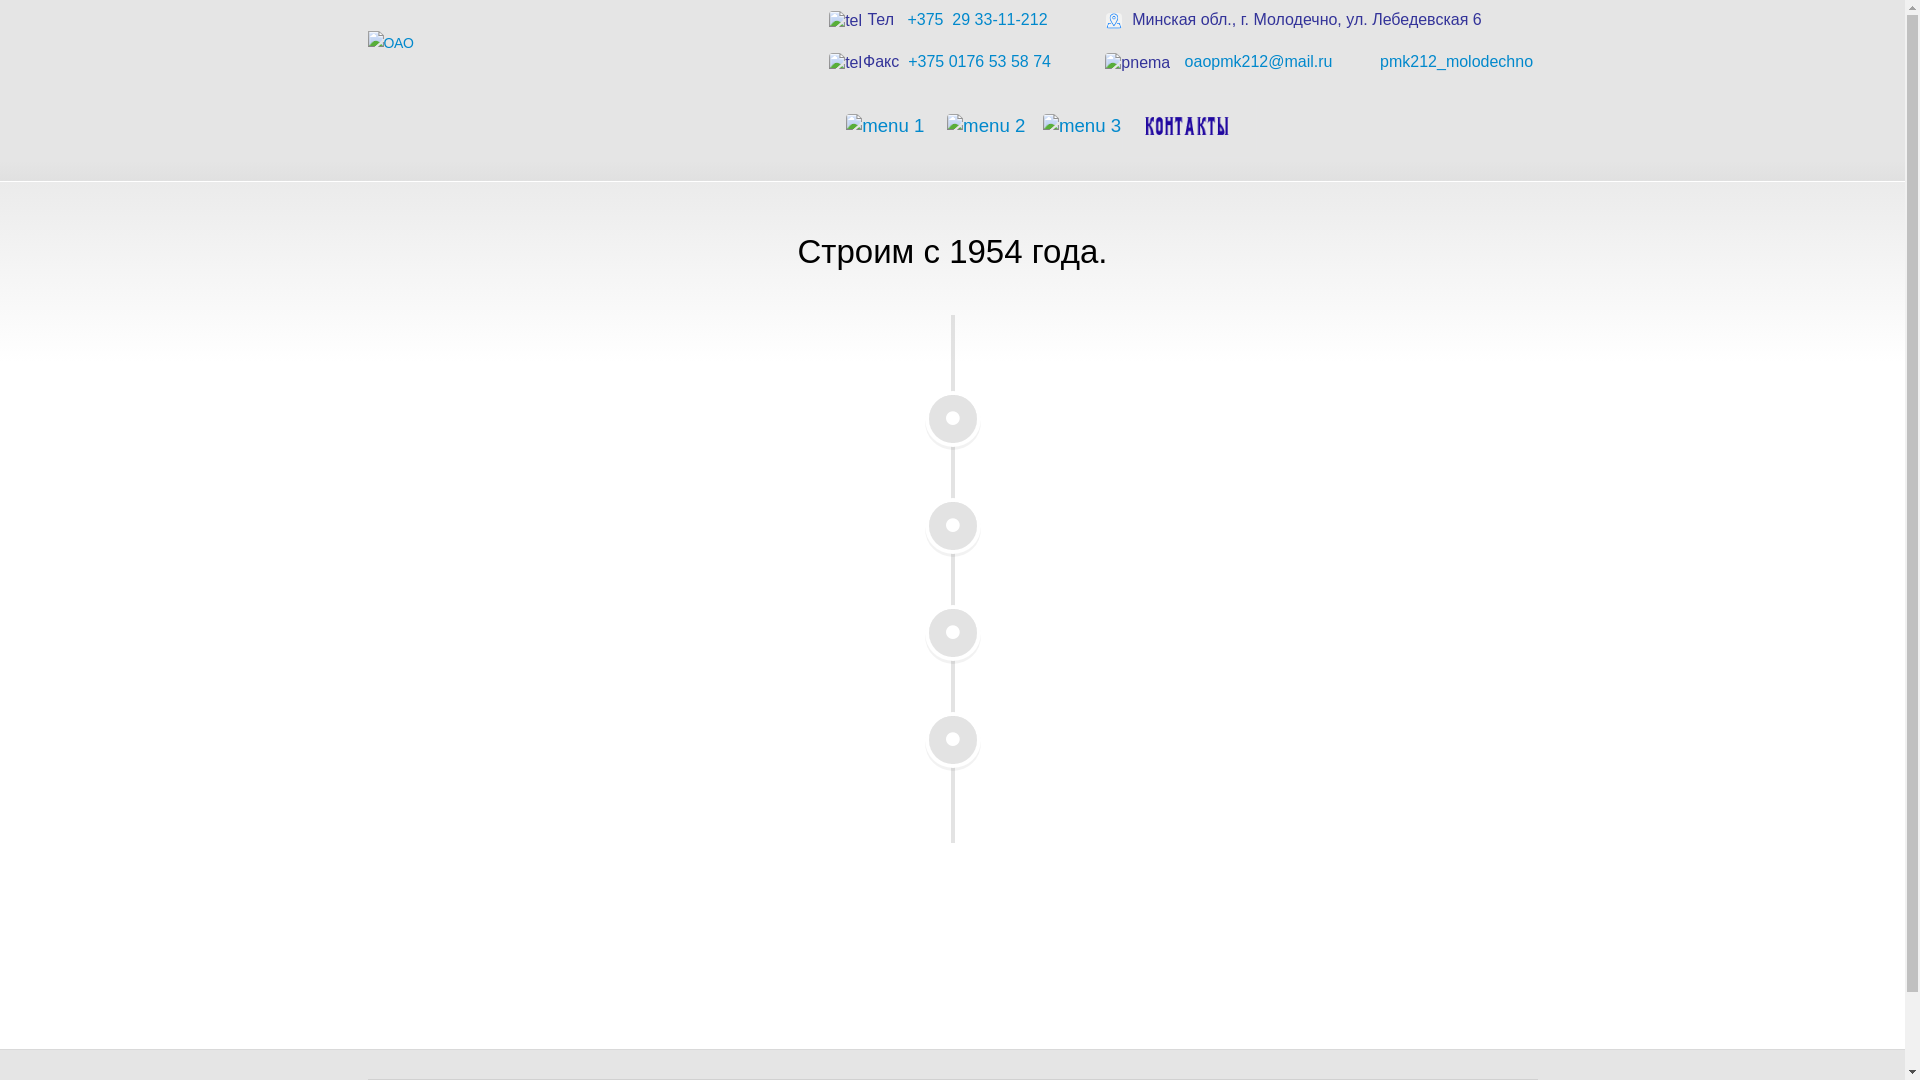  I want to click on '+375  29 33-11-212 ', so click(981, 19).